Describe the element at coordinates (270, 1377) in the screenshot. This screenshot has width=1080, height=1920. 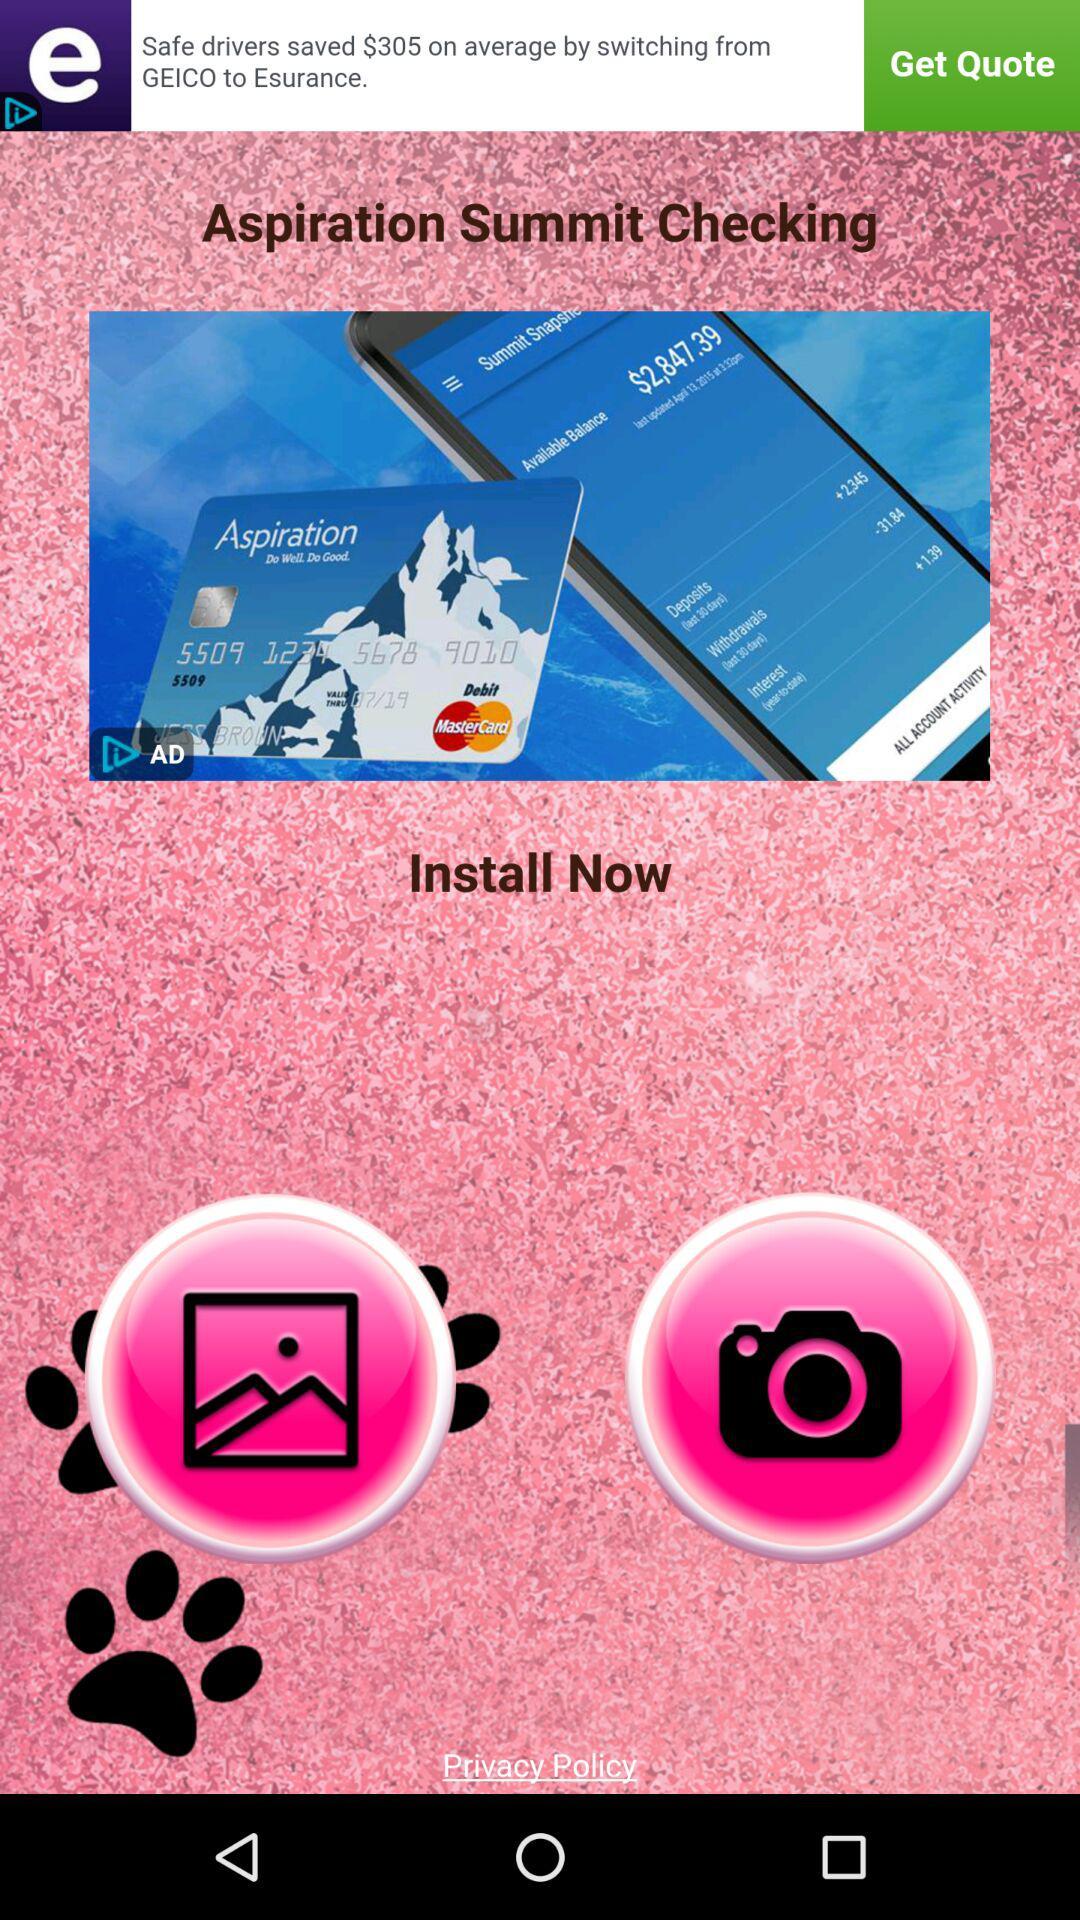
I see `gallery option` at that location.